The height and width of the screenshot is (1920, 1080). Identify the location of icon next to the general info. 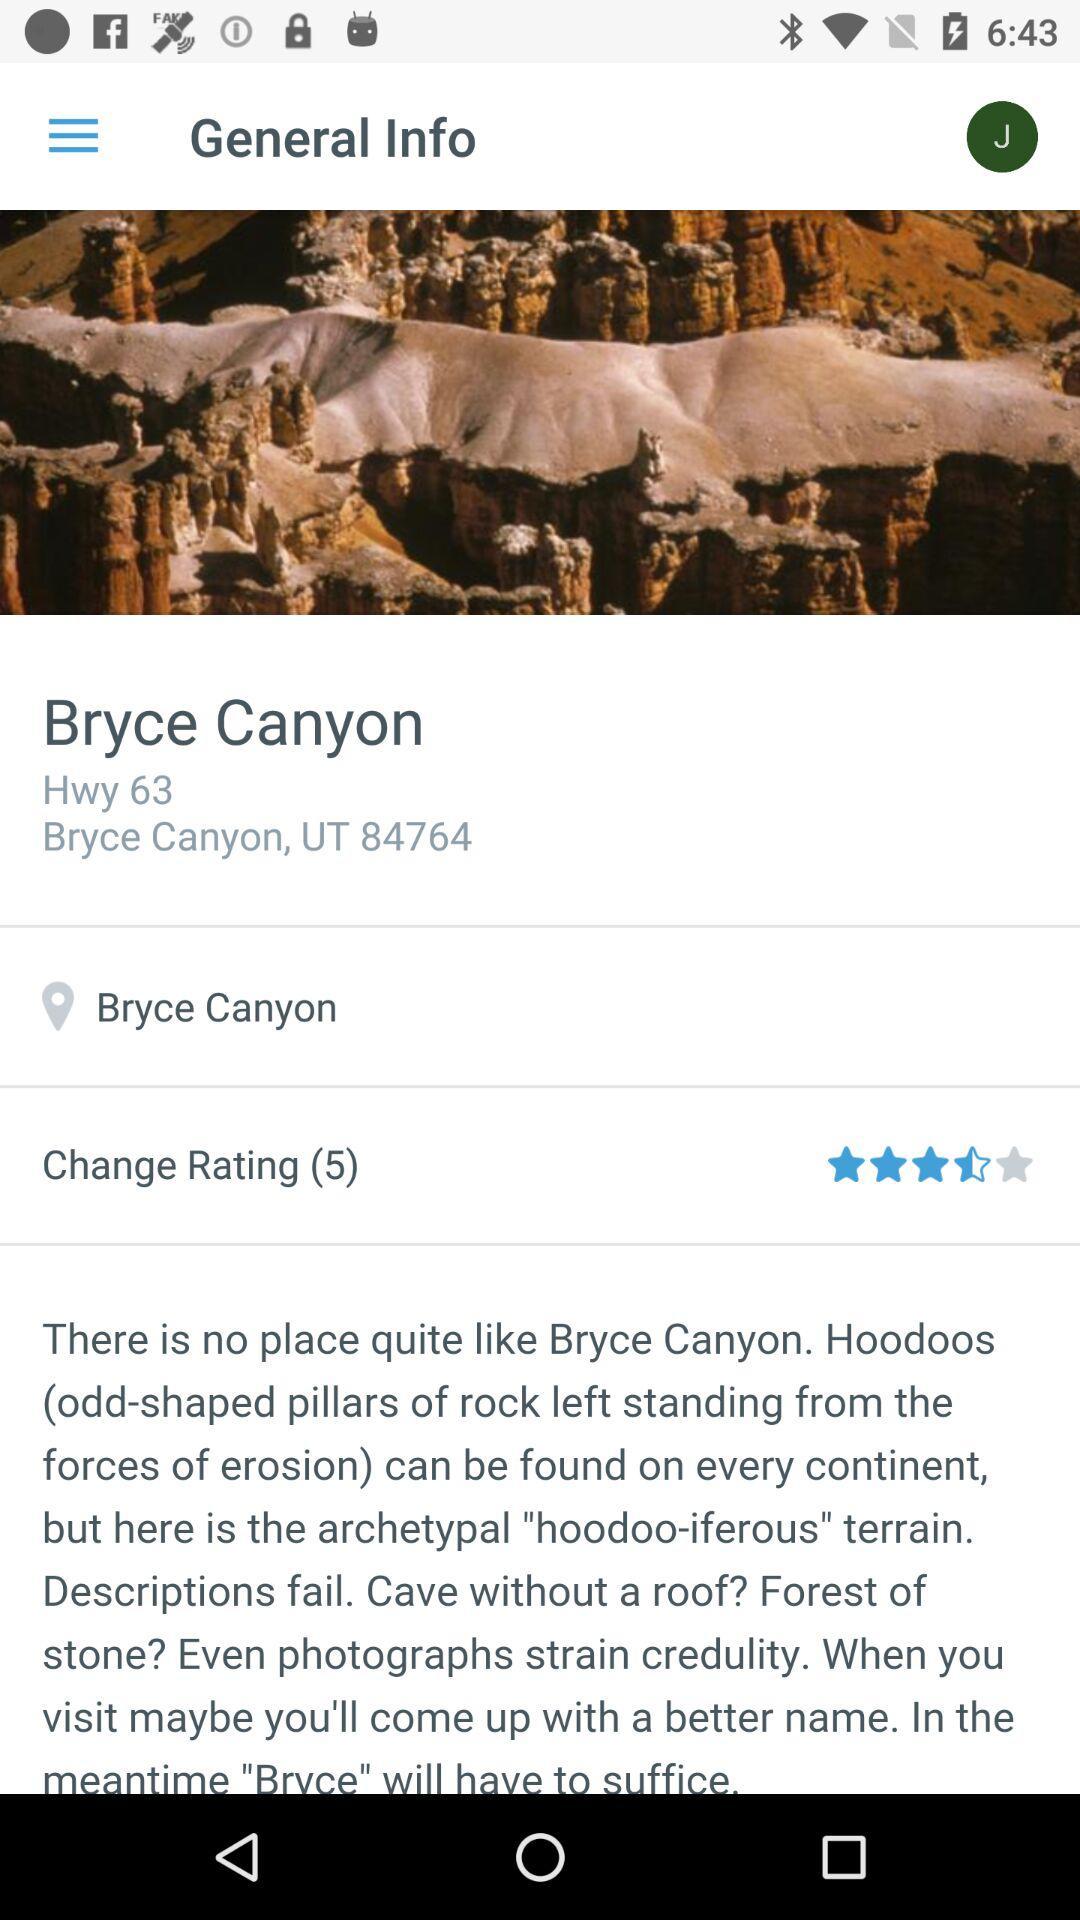
(1002, 135).